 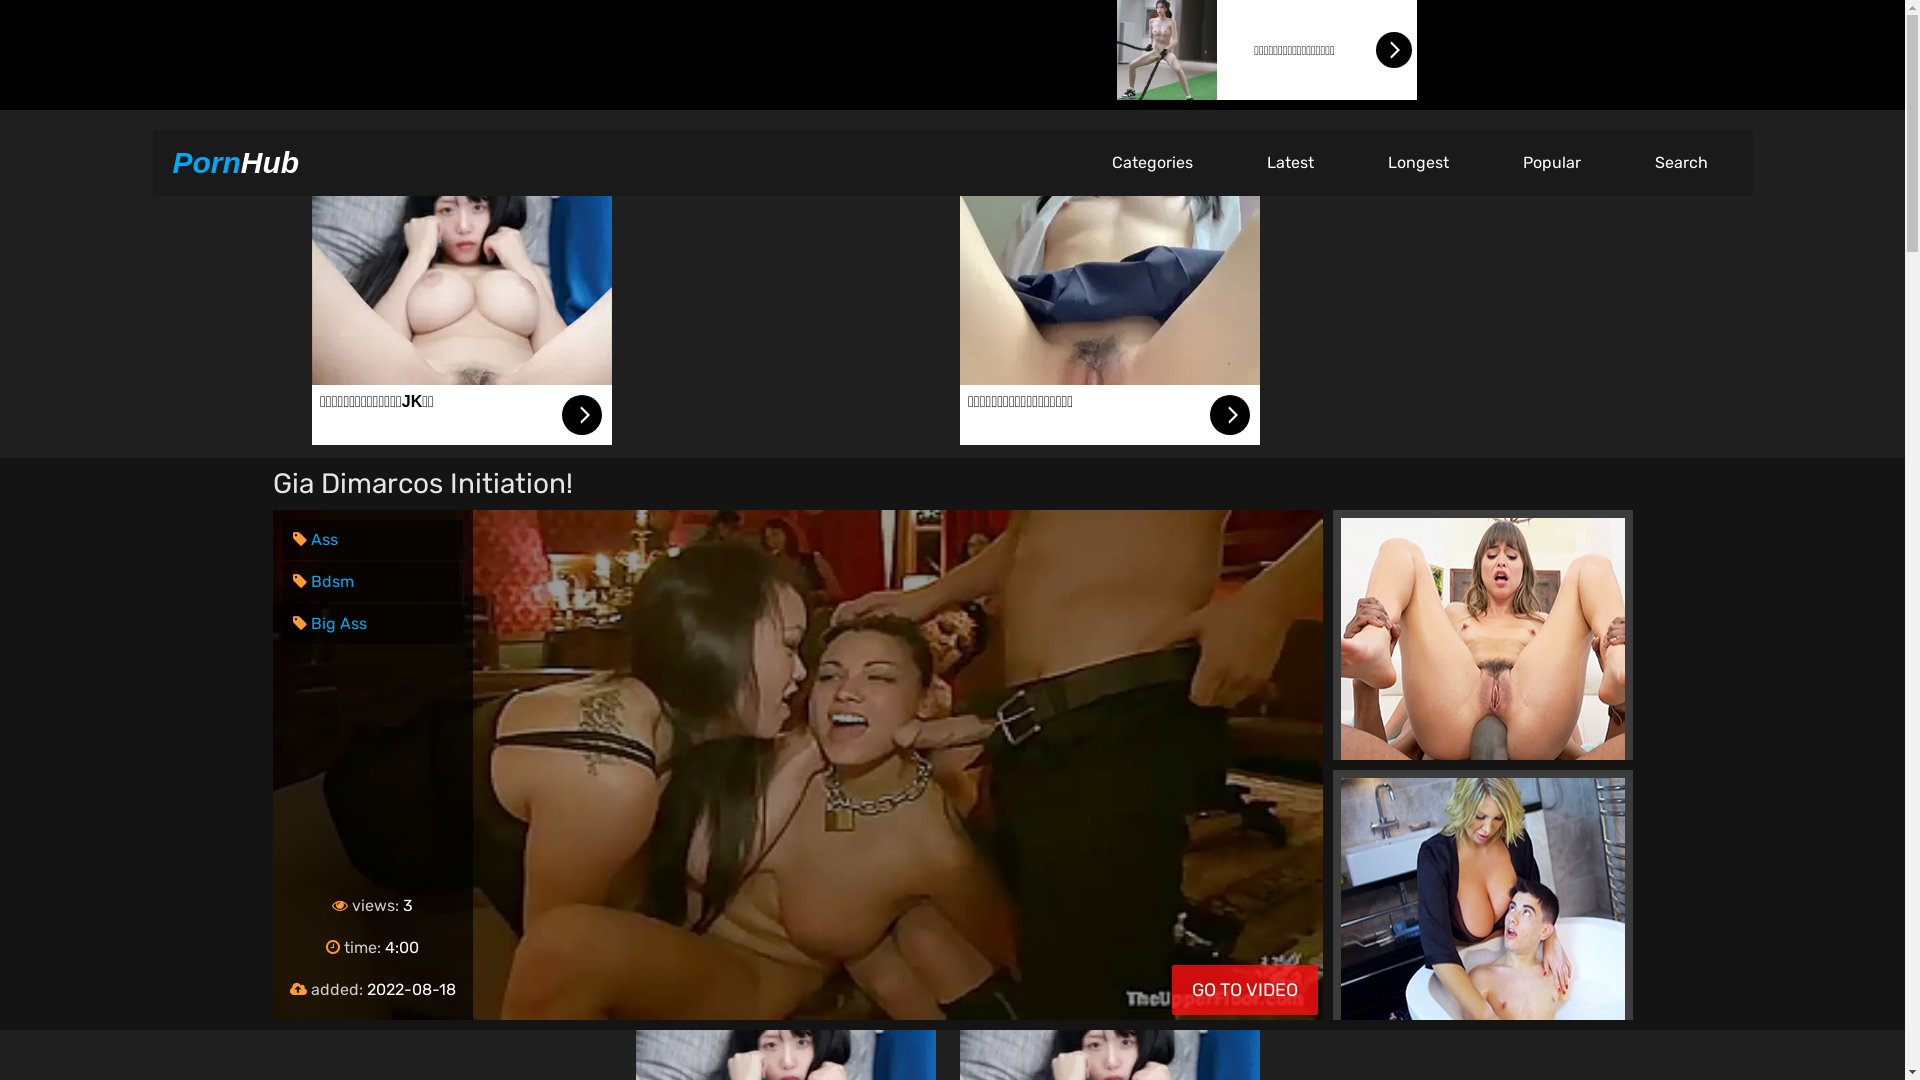 I want to click on 'Ass', so click(x=313, y=538).